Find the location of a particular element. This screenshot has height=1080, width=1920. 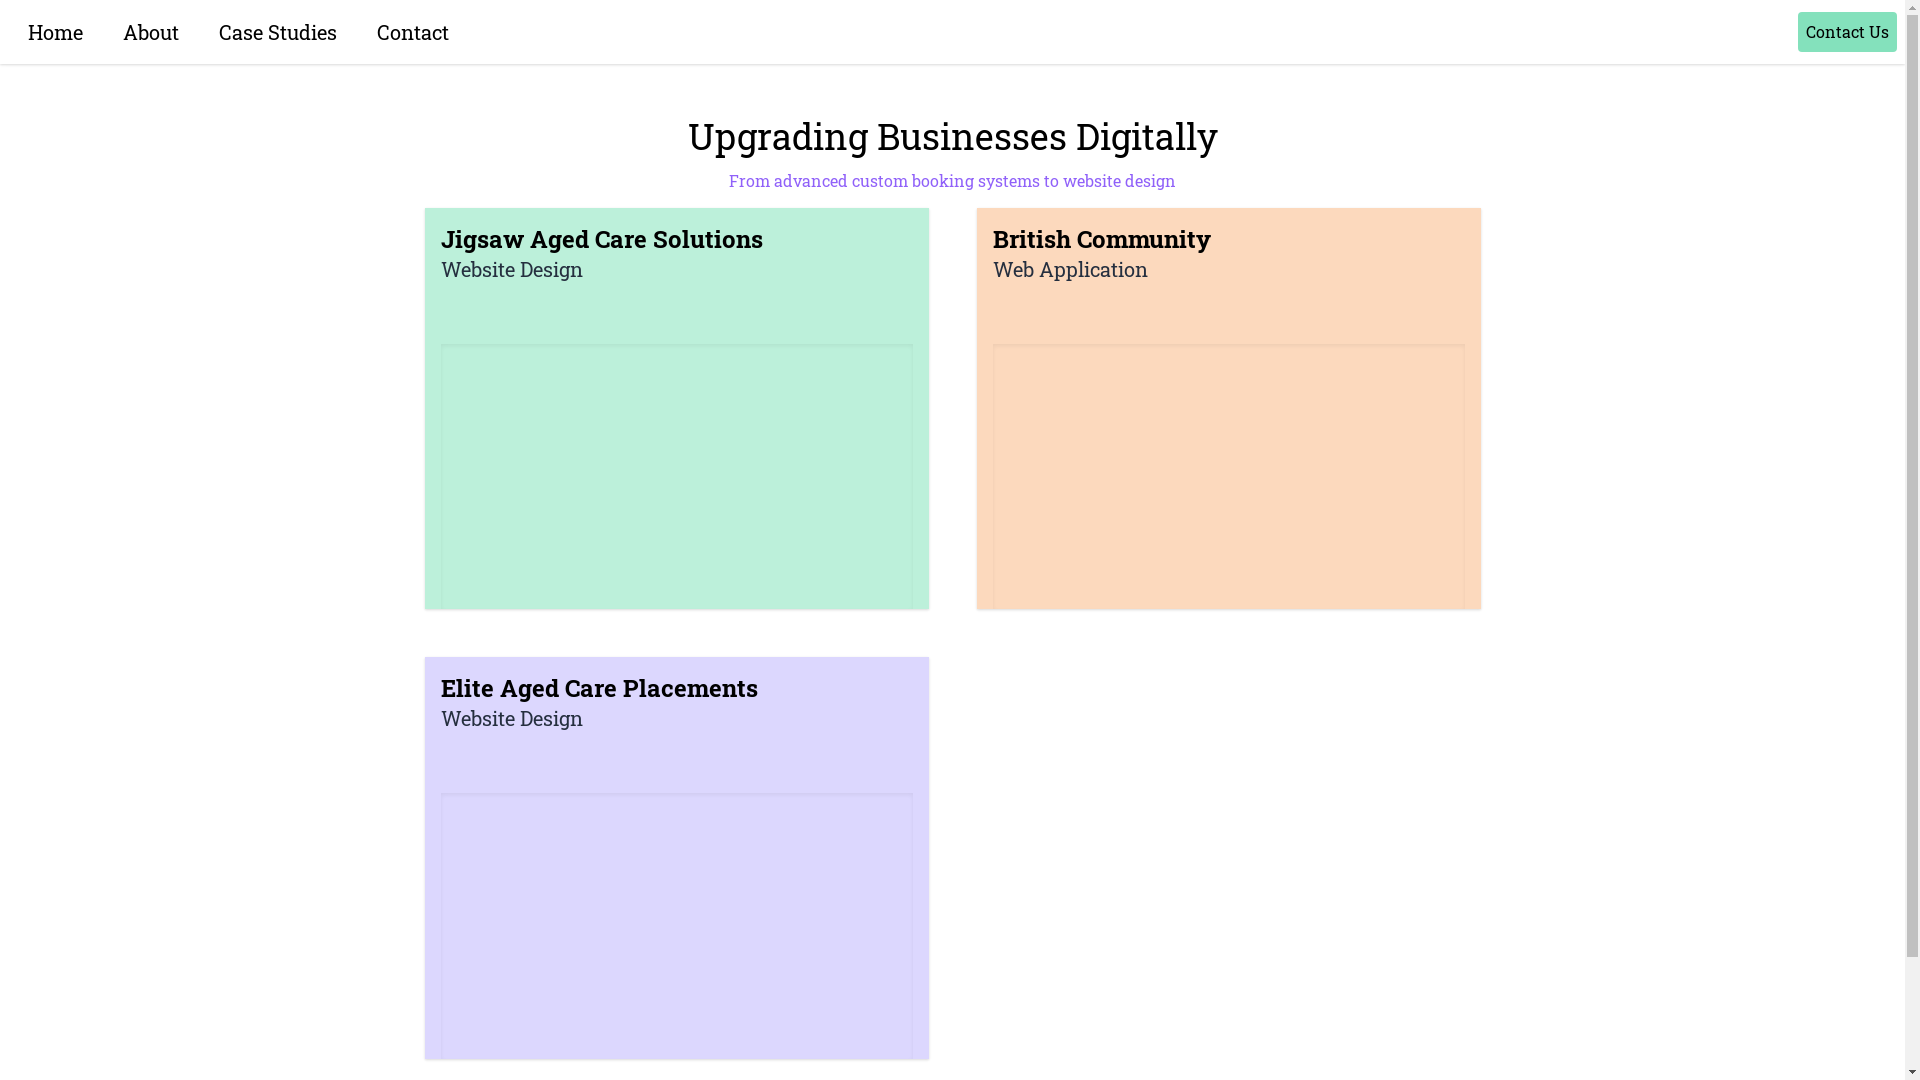

'British Community is located at coordinates (1227, 407).